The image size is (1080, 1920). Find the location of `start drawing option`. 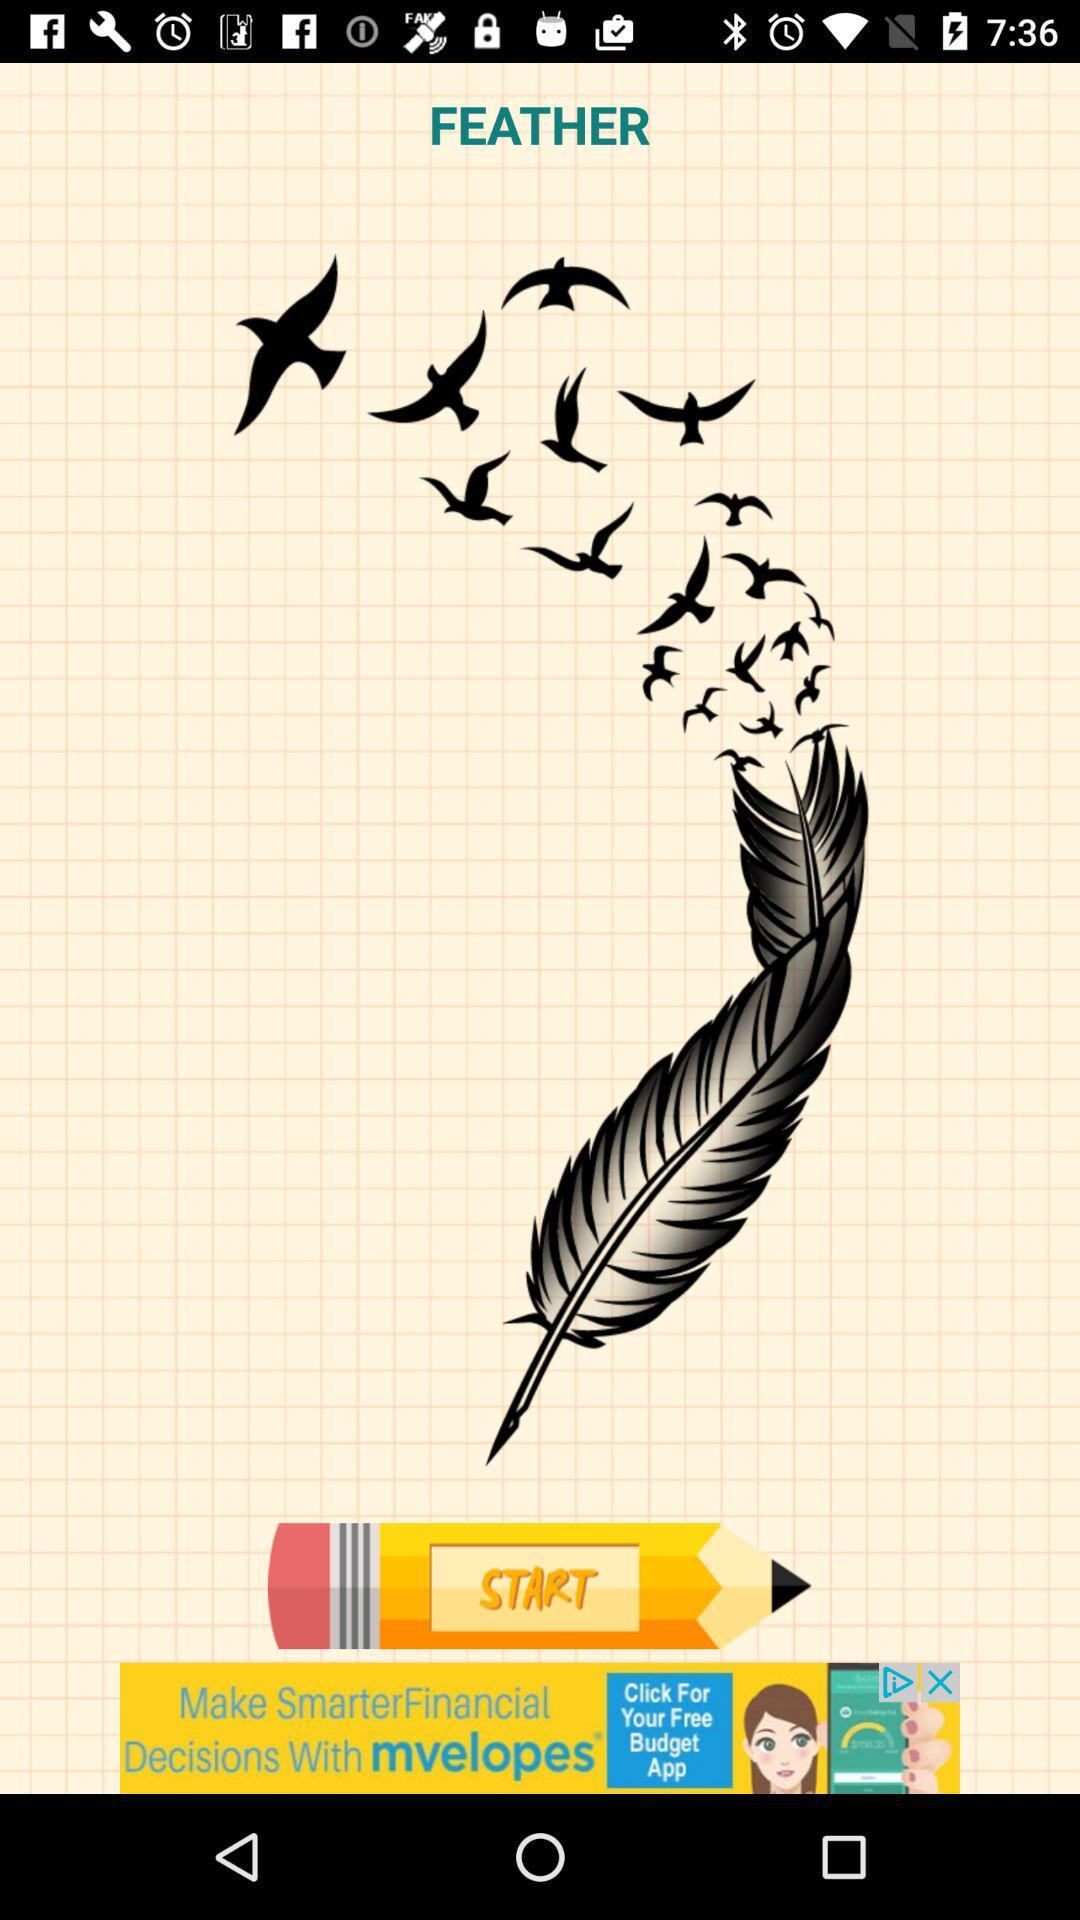

start drawing option is located at coordinates (538, 1585).